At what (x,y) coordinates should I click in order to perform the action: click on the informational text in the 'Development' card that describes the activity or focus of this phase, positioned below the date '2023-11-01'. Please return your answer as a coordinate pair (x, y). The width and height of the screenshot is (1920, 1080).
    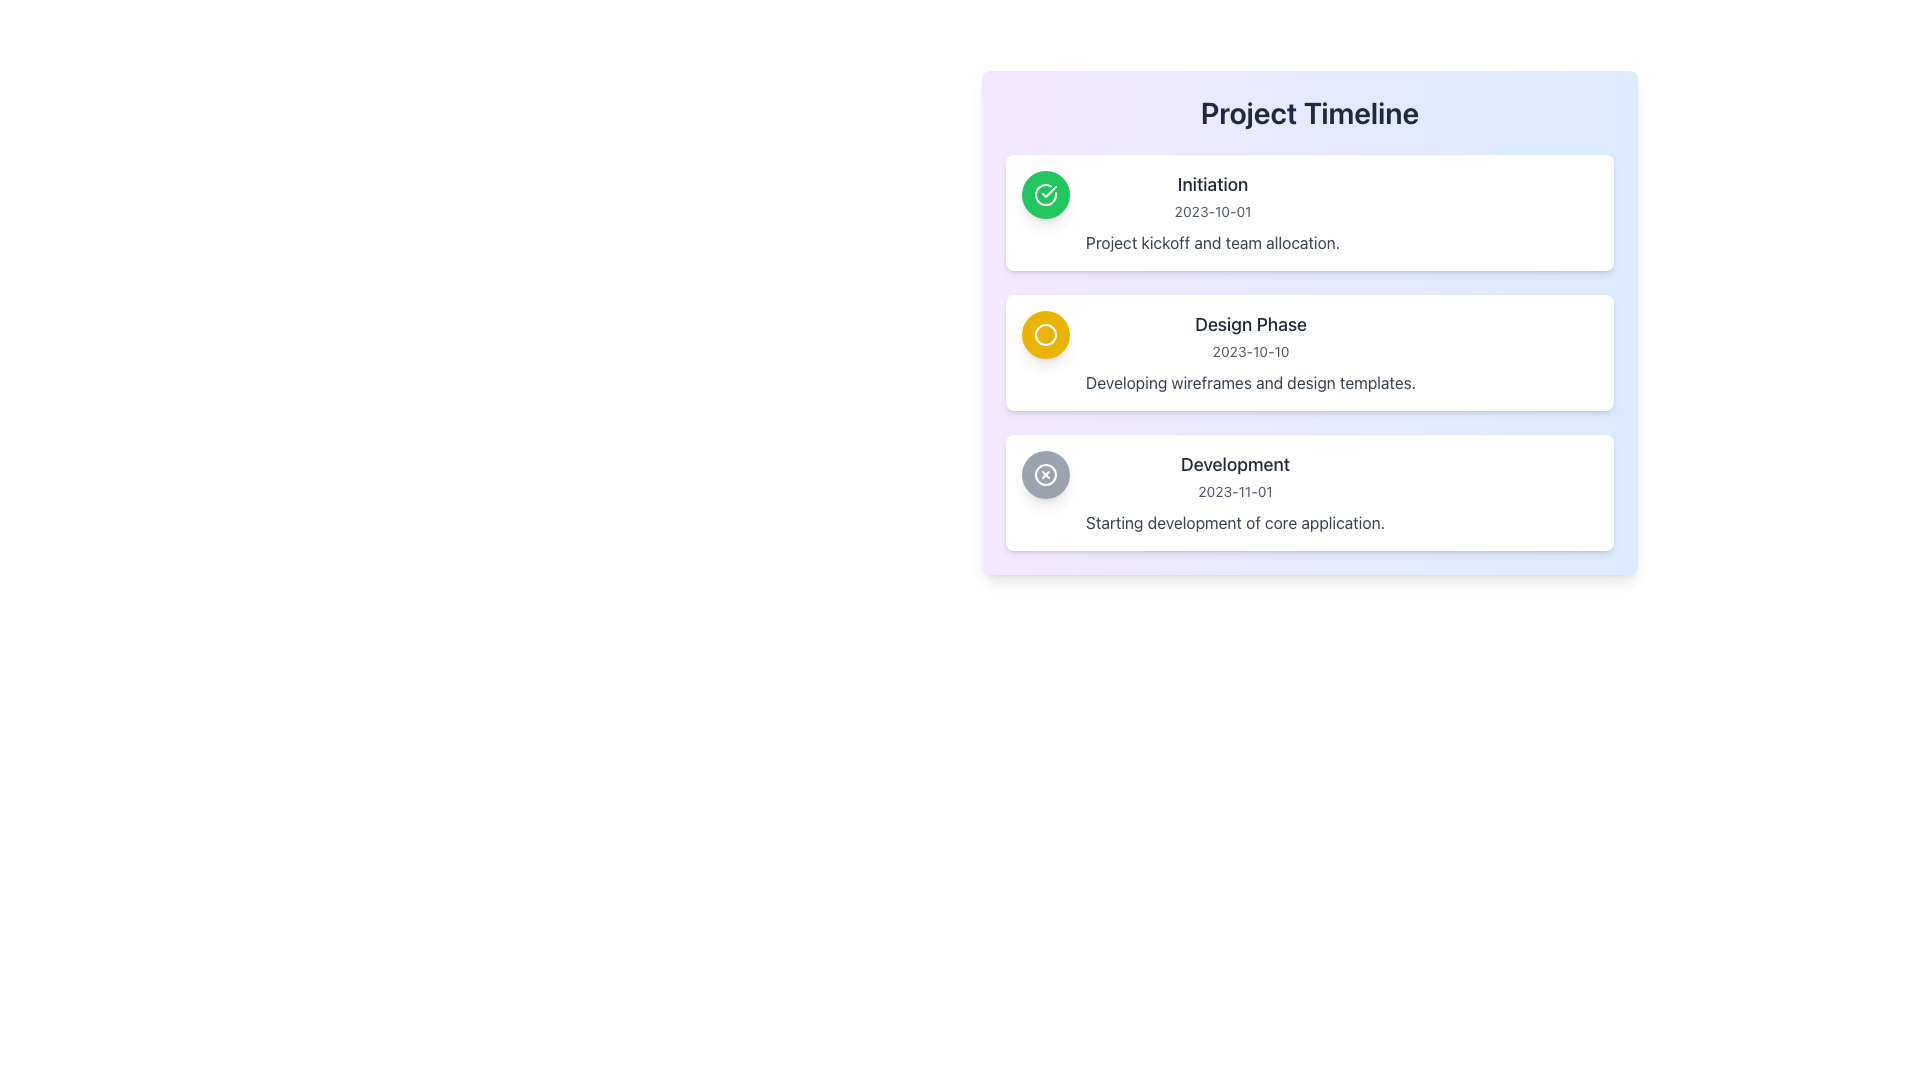
    Looking at the image, I should click on (1234, 522).